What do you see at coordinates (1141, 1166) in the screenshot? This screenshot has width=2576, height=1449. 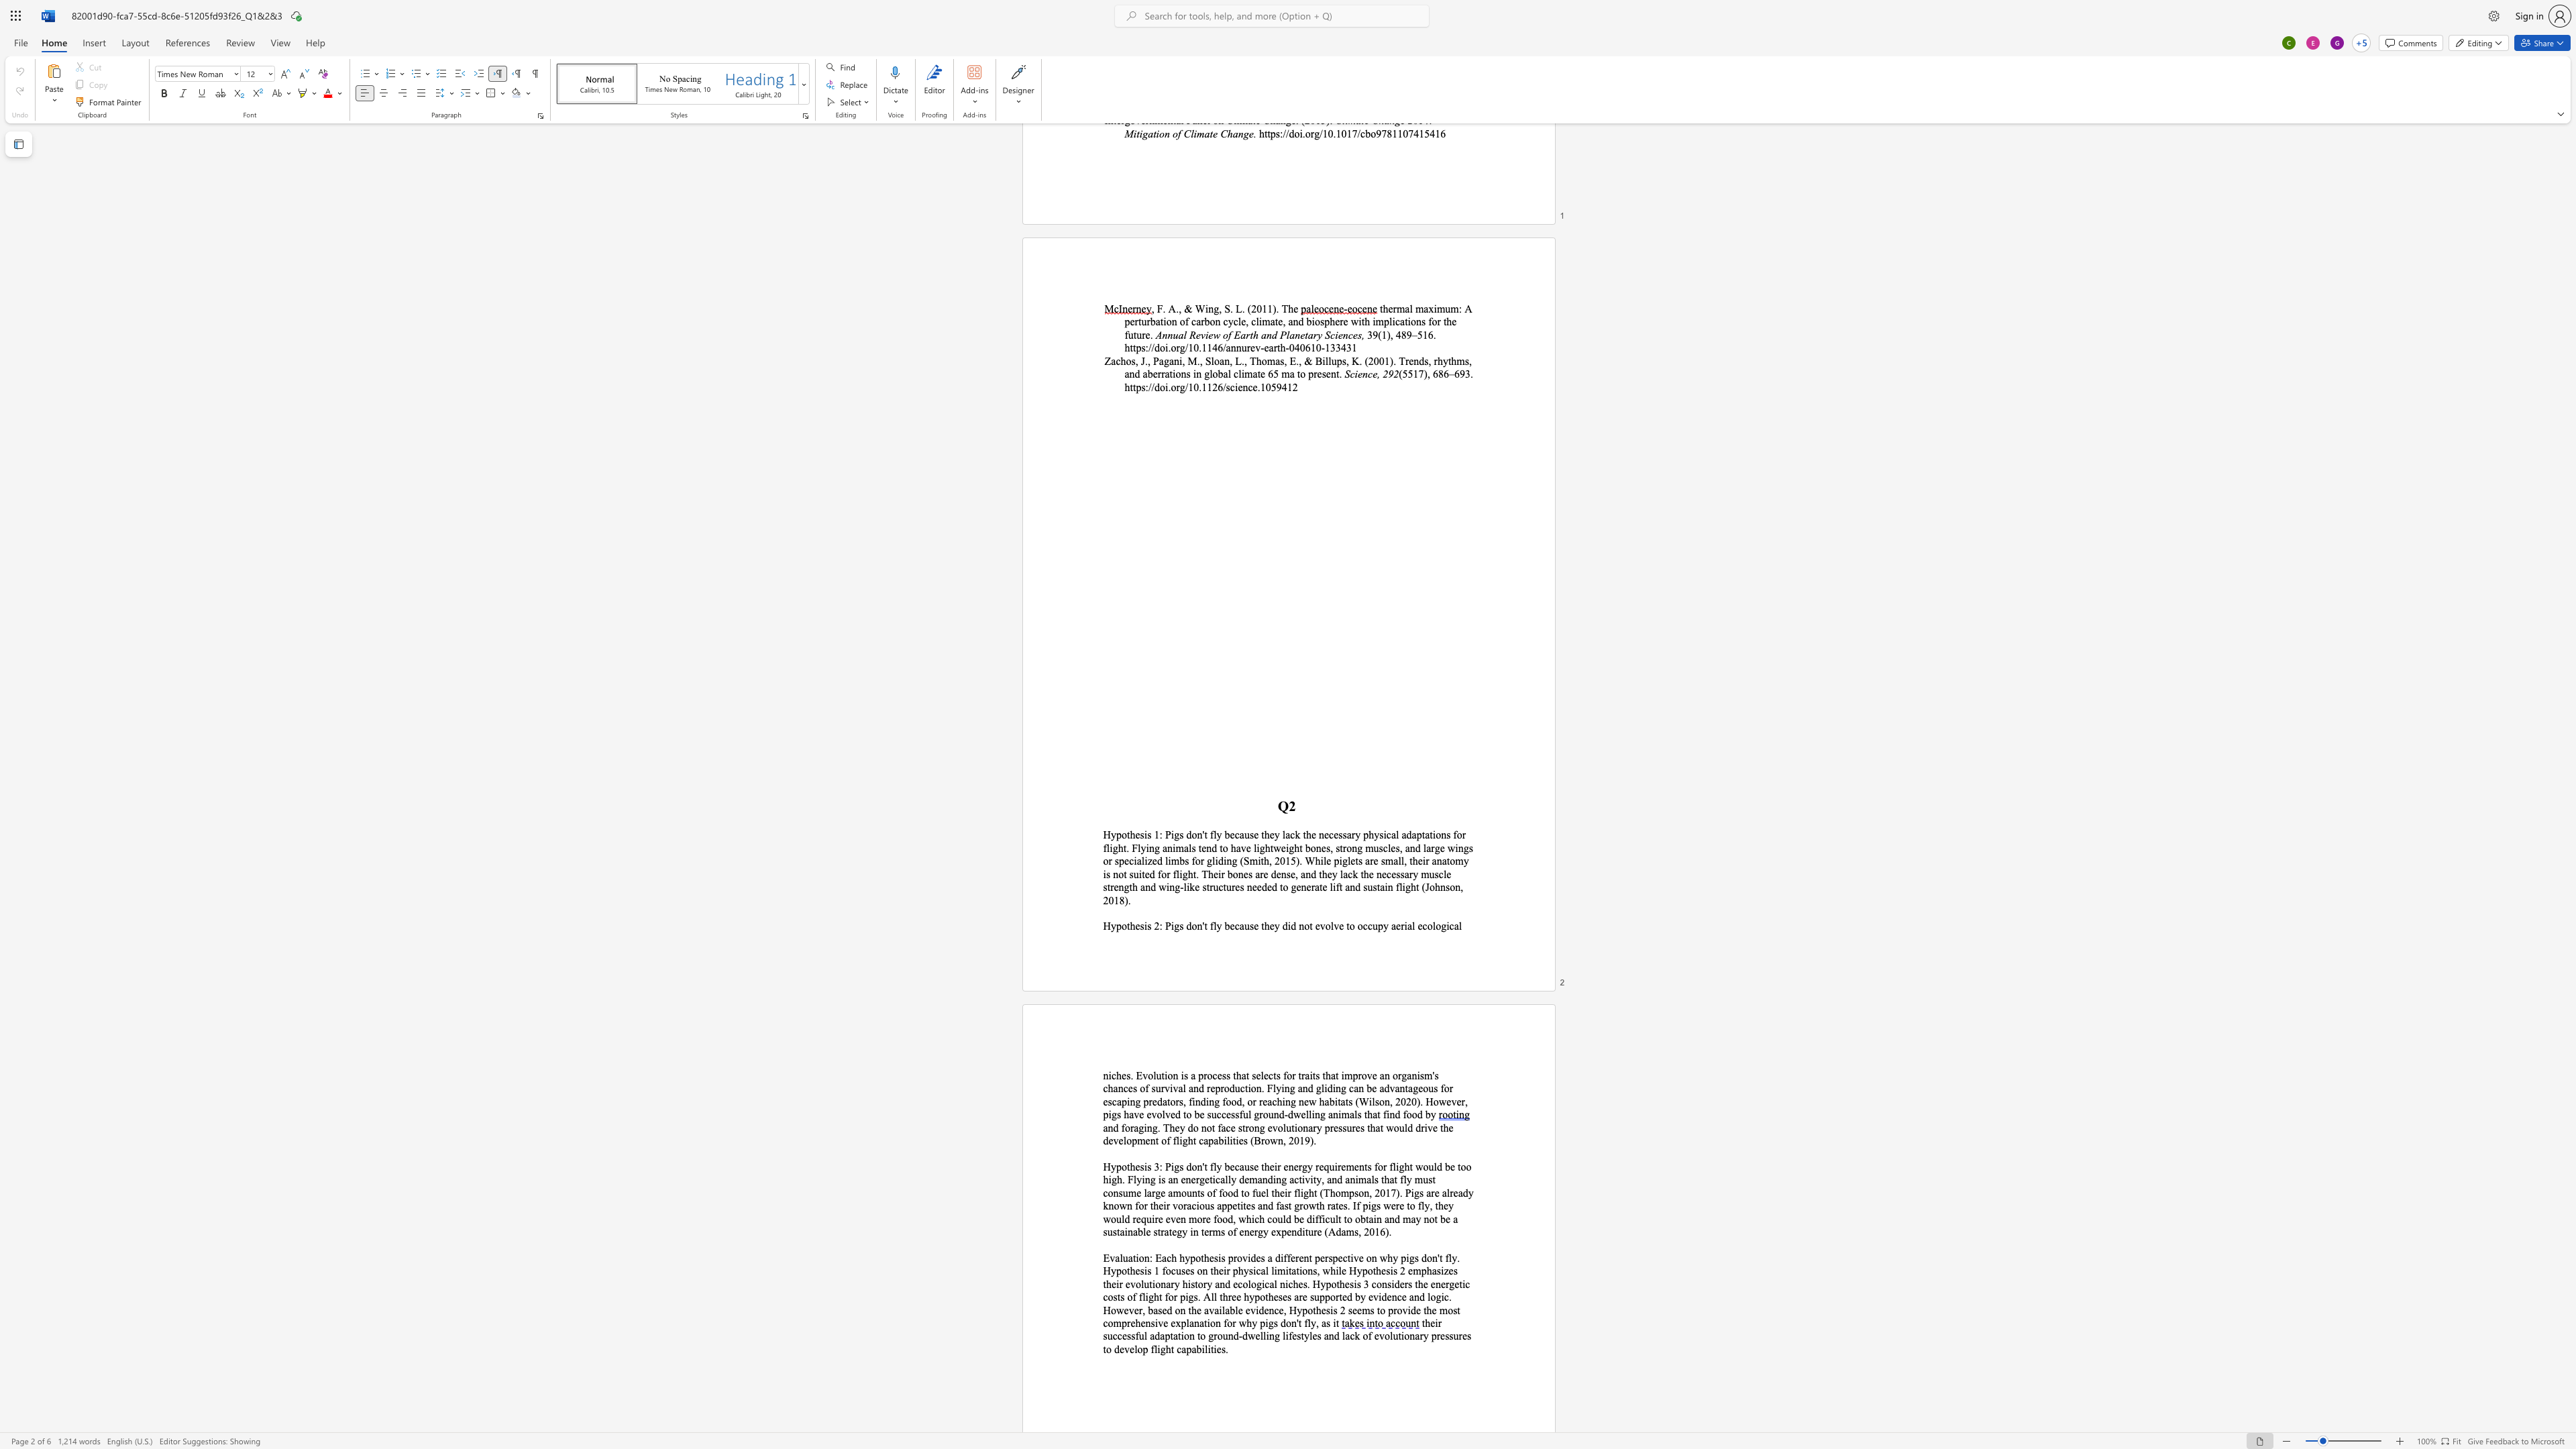 I see `the 1th character "s" in the text` at bounding box center [1141, 1166].